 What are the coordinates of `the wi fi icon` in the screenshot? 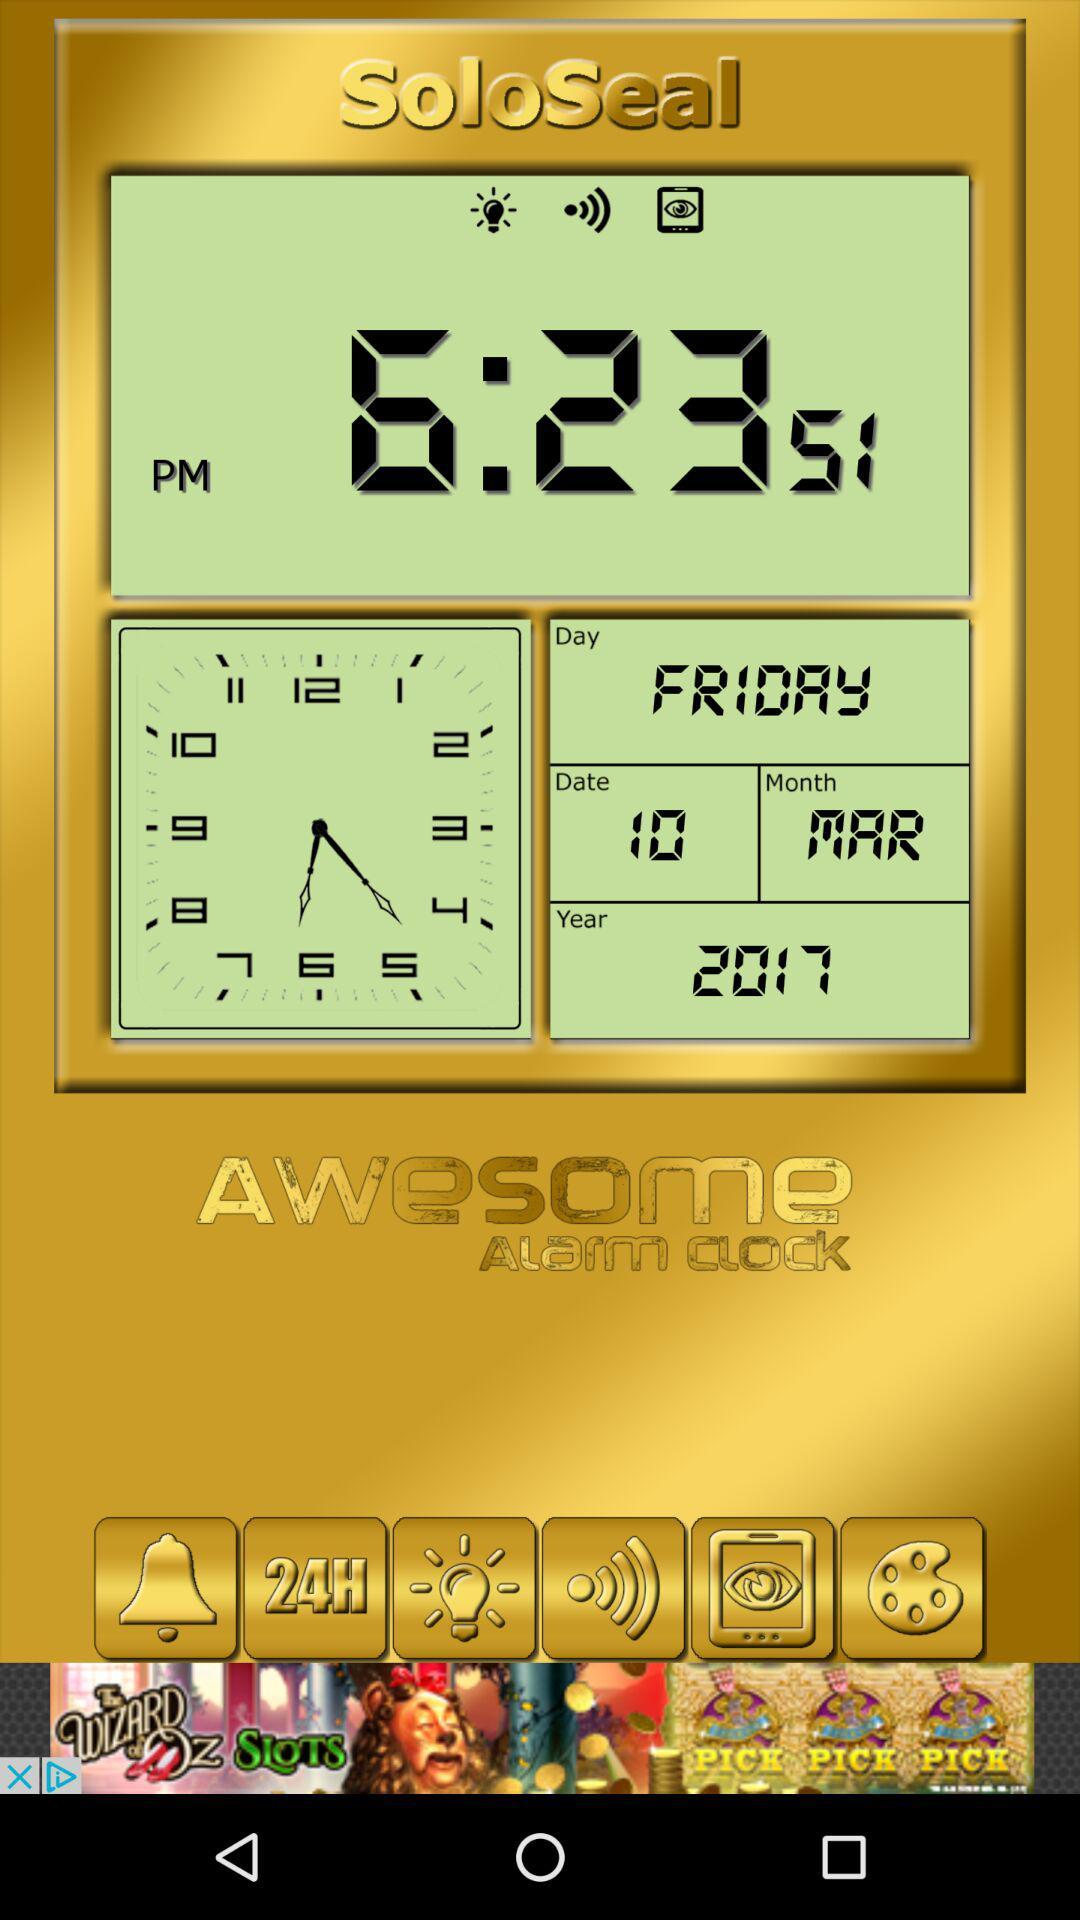 It's located at (612, 1587).